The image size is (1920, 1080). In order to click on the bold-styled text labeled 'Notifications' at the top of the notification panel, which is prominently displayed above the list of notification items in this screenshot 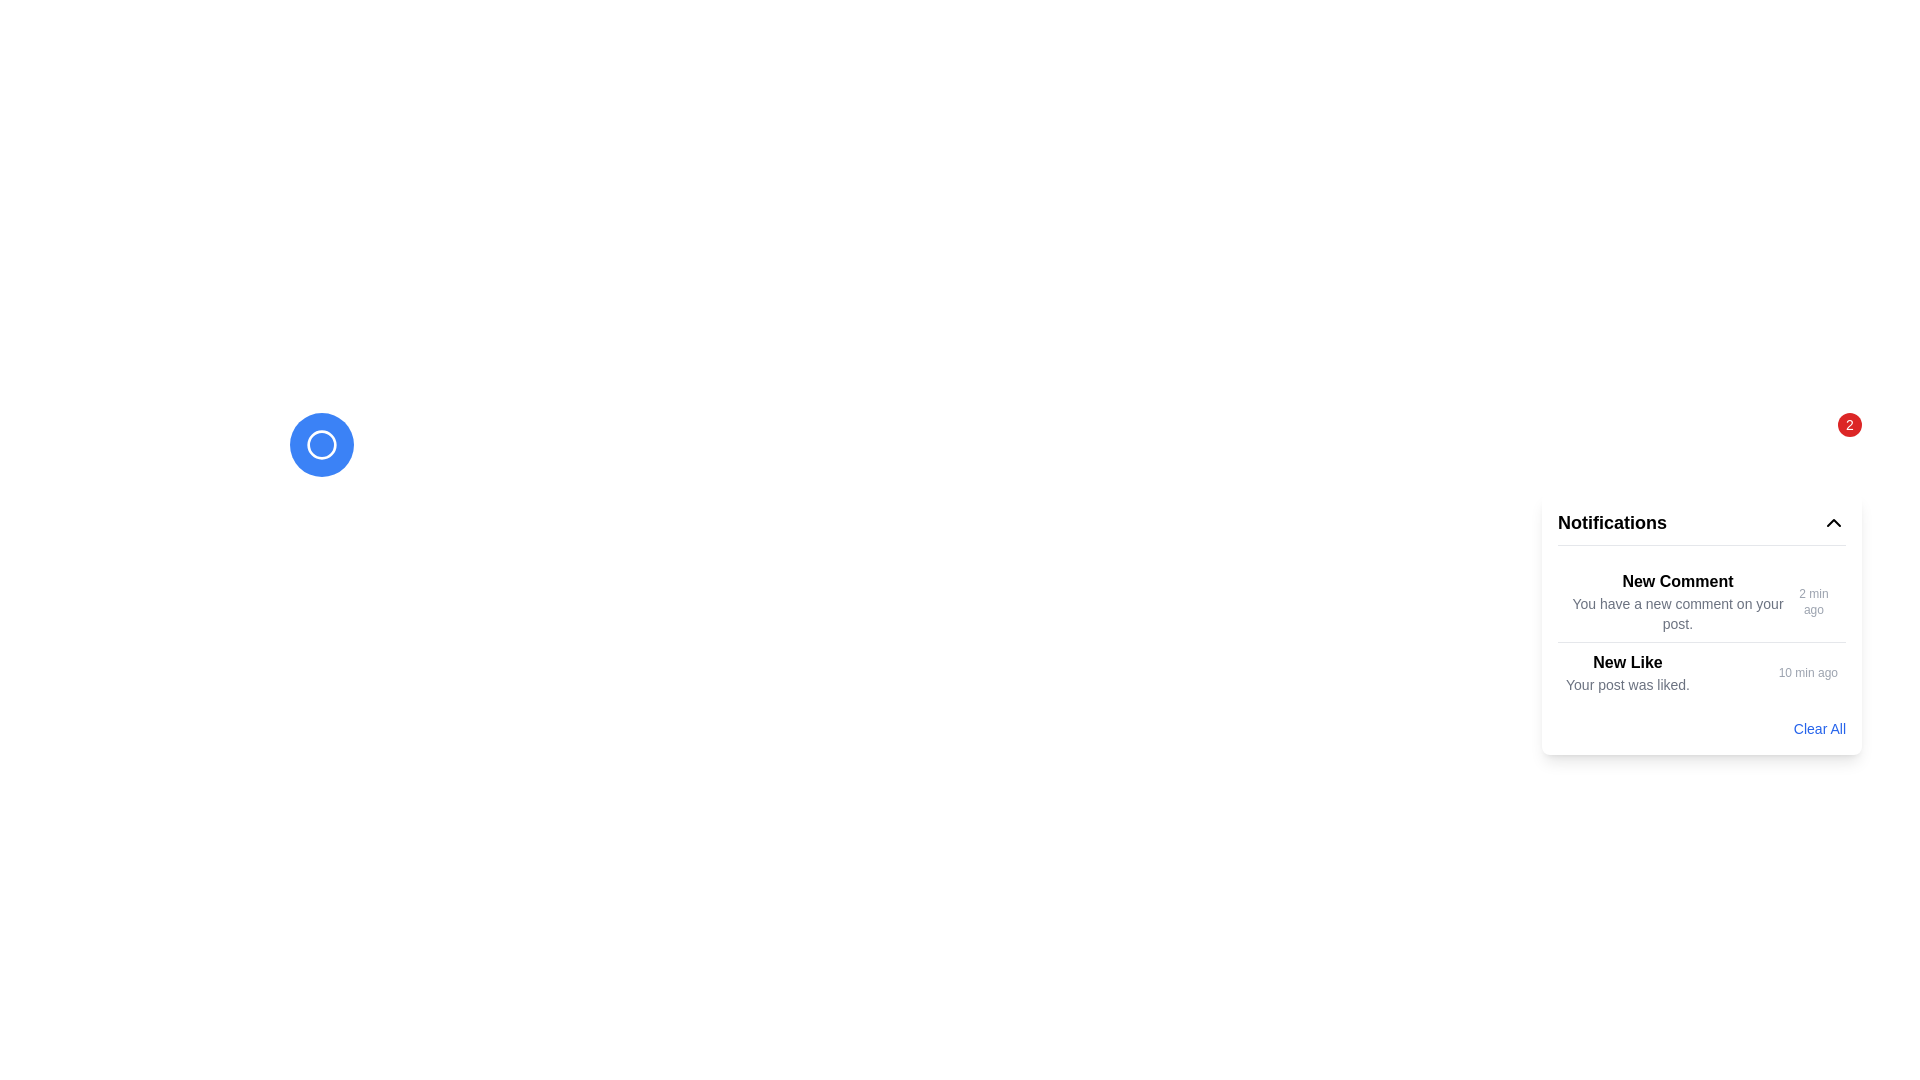, I will do `click(1612, 522)`.